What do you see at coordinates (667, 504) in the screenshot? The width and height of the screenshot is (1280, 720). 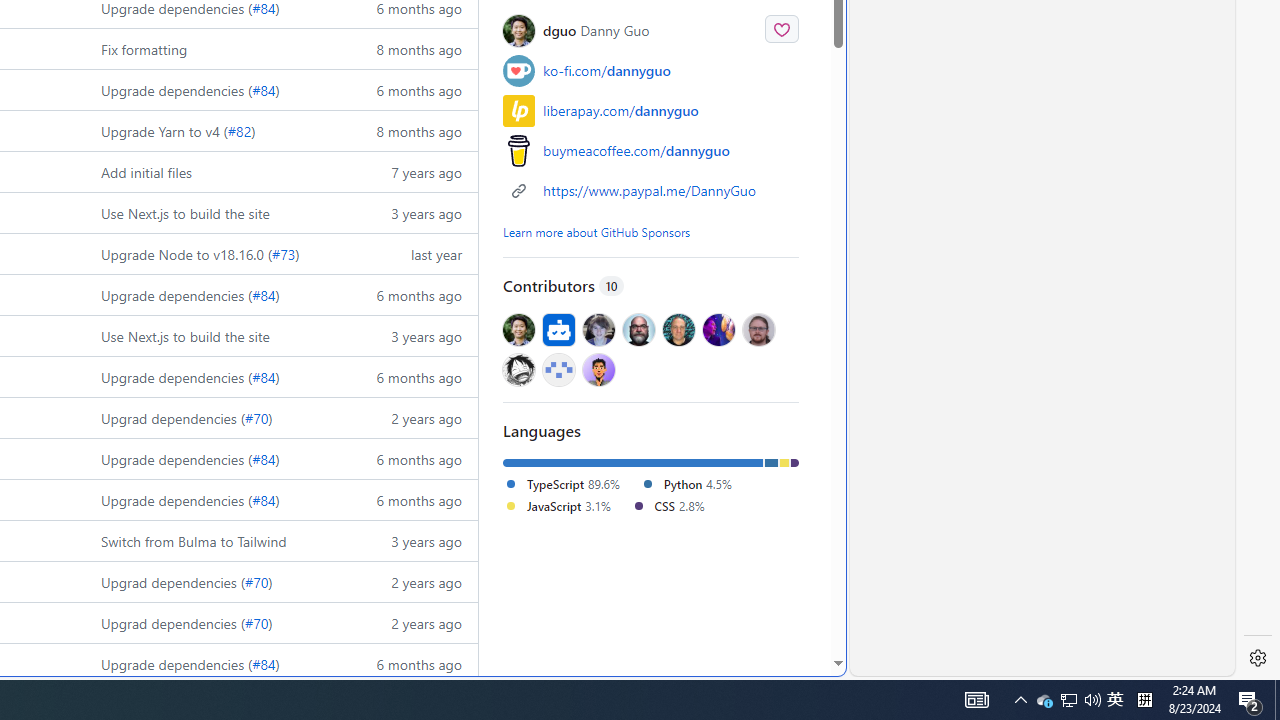 I see `'CSS 2.8%'` at bounding box center [667, 504].